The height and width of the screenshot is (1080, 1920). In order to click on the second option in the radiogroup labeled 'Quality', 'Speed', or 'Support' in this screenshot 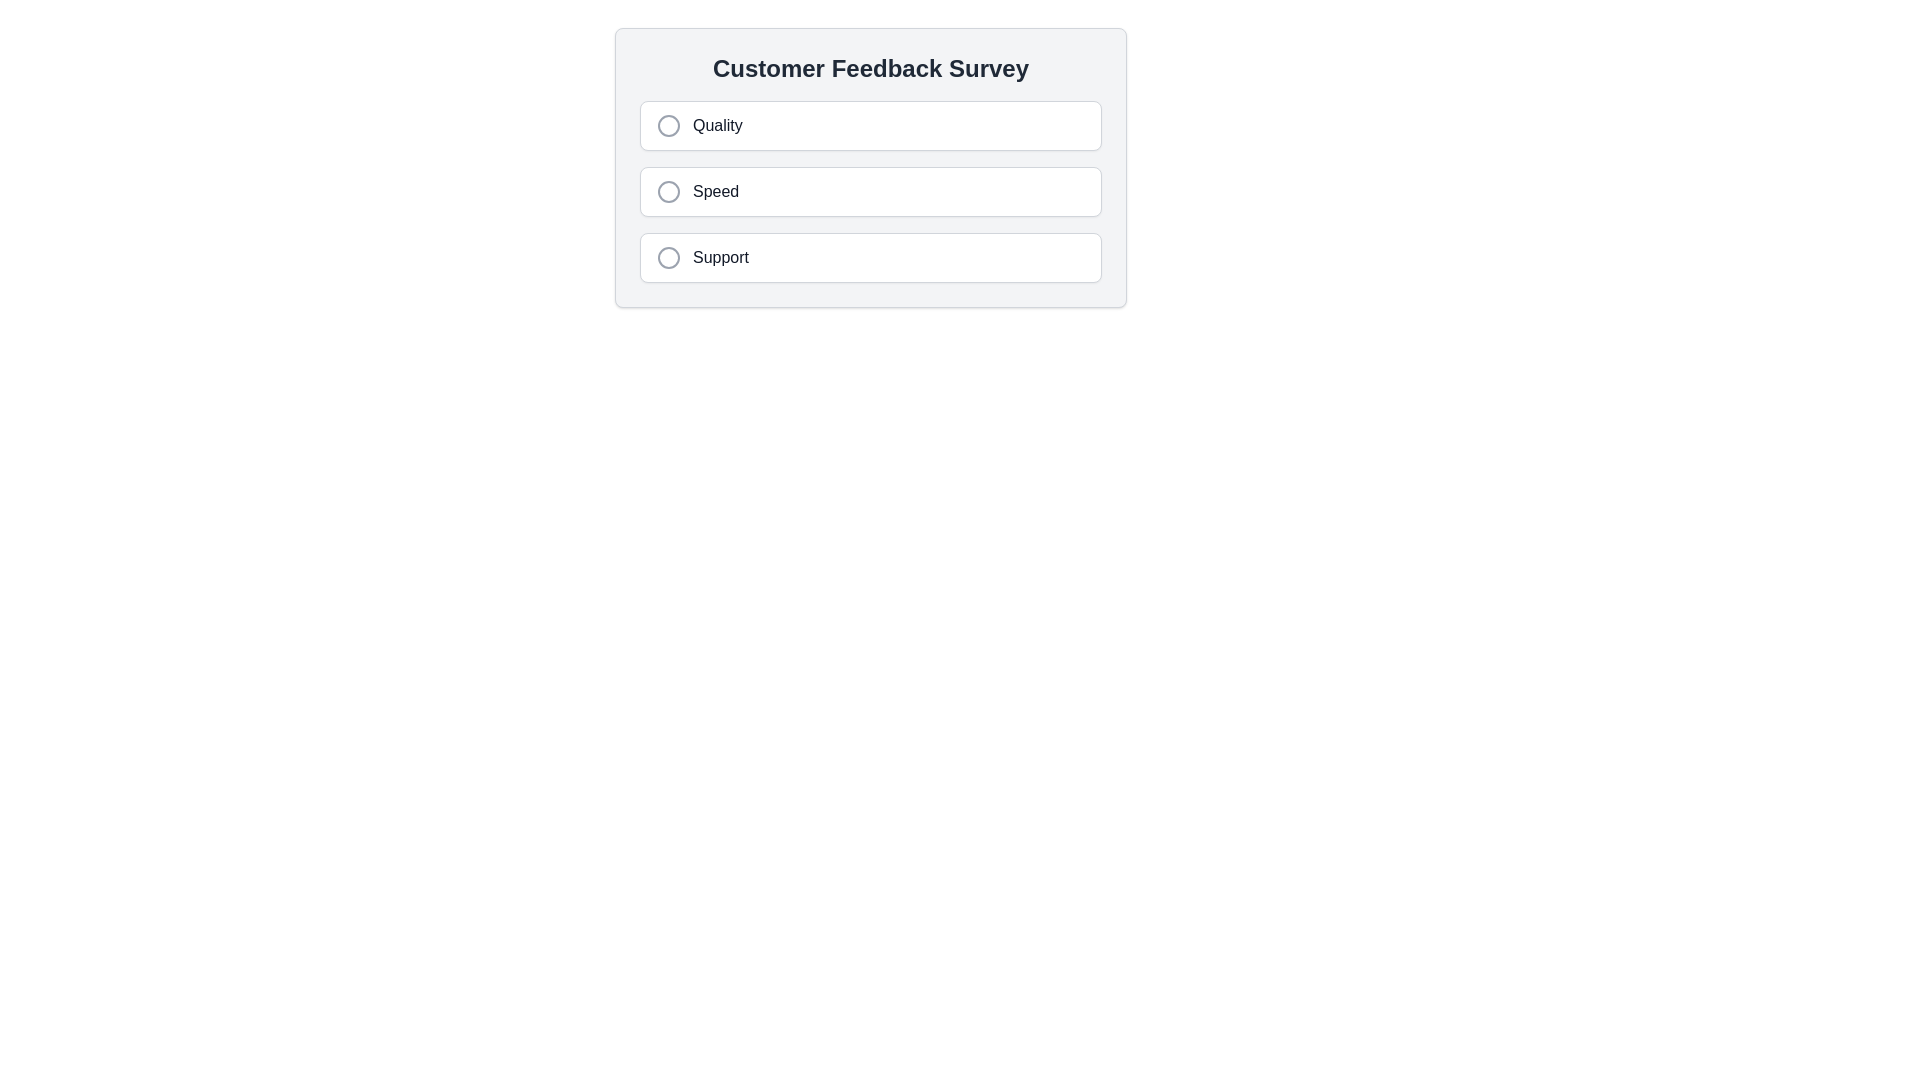, I will do `click(870, 192)`.